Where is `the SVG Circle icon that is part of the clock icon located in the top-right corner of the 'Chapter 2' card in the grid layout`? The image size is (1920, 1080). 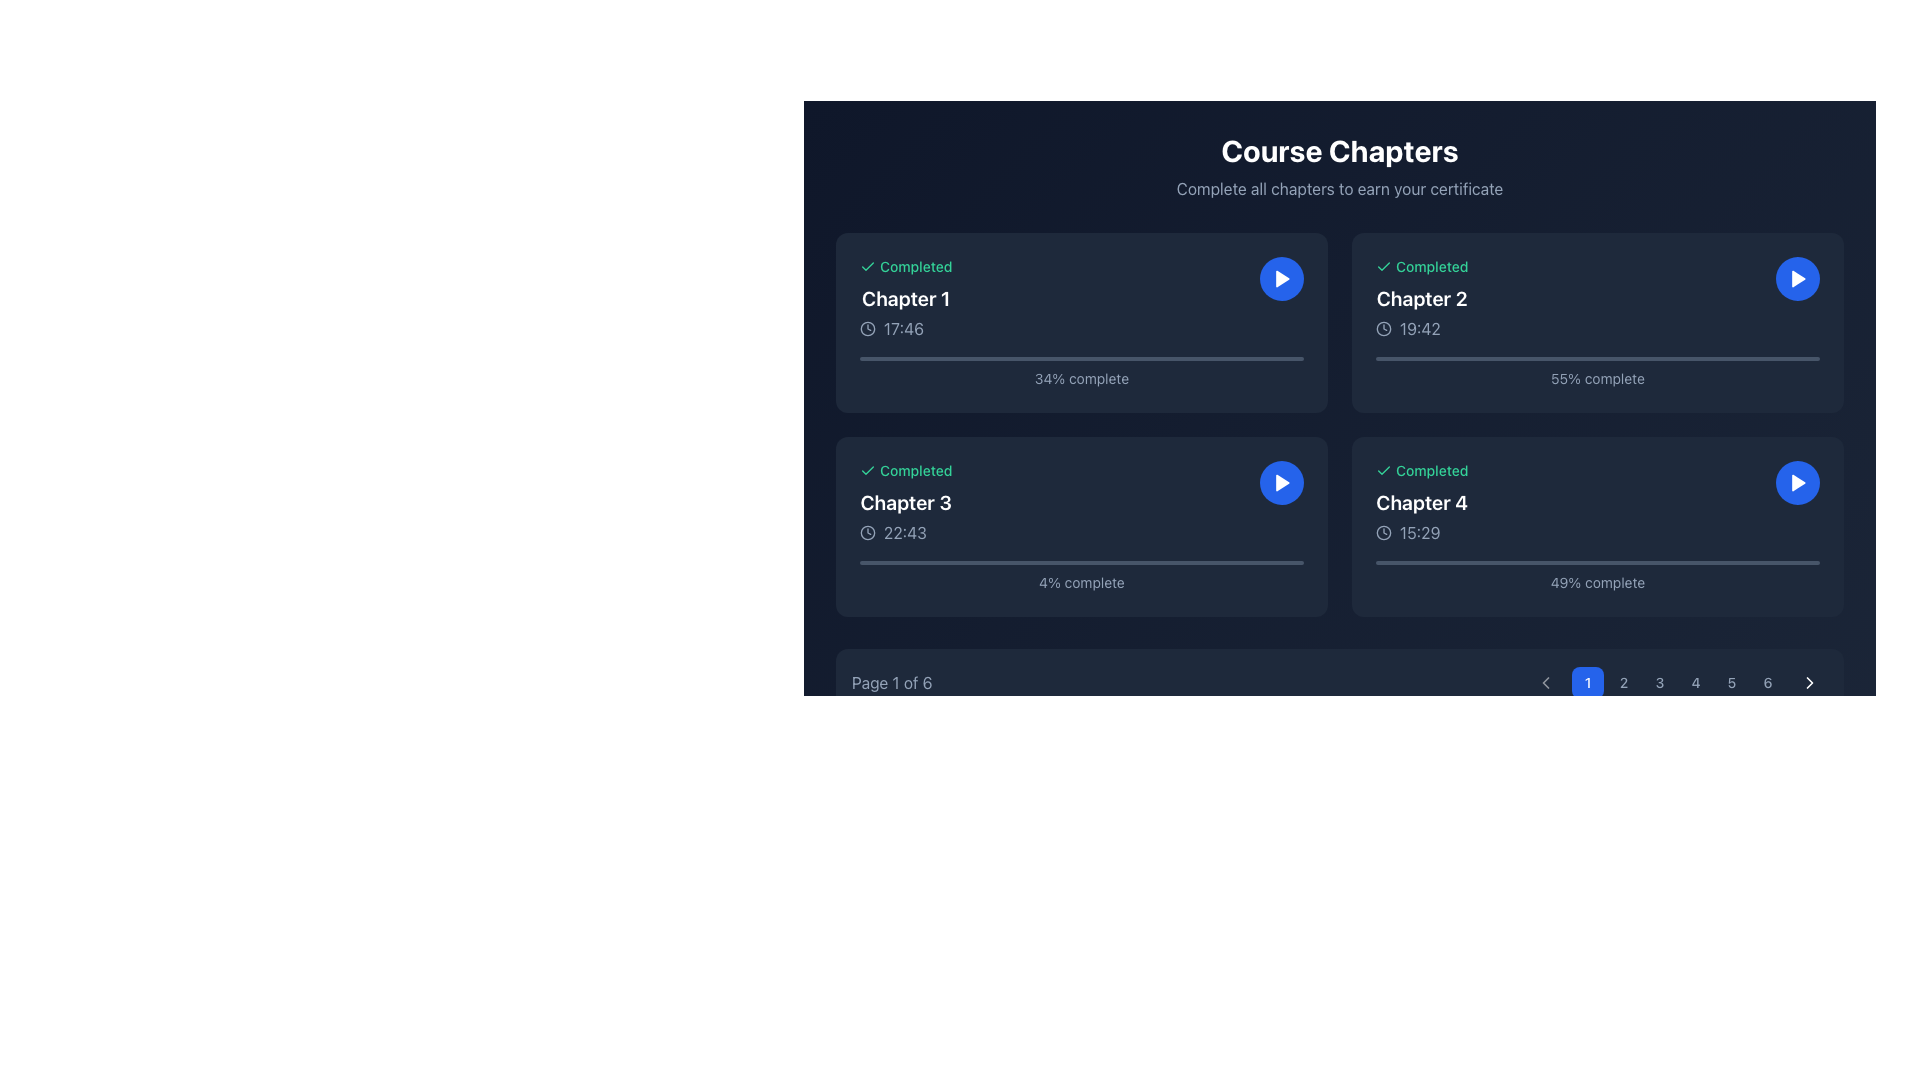 the SVG Circle icon that is part of the clock icon located in the top-right corner of the 'Chapter 2' card in the grid layout is located at coordinates (1382, 327).